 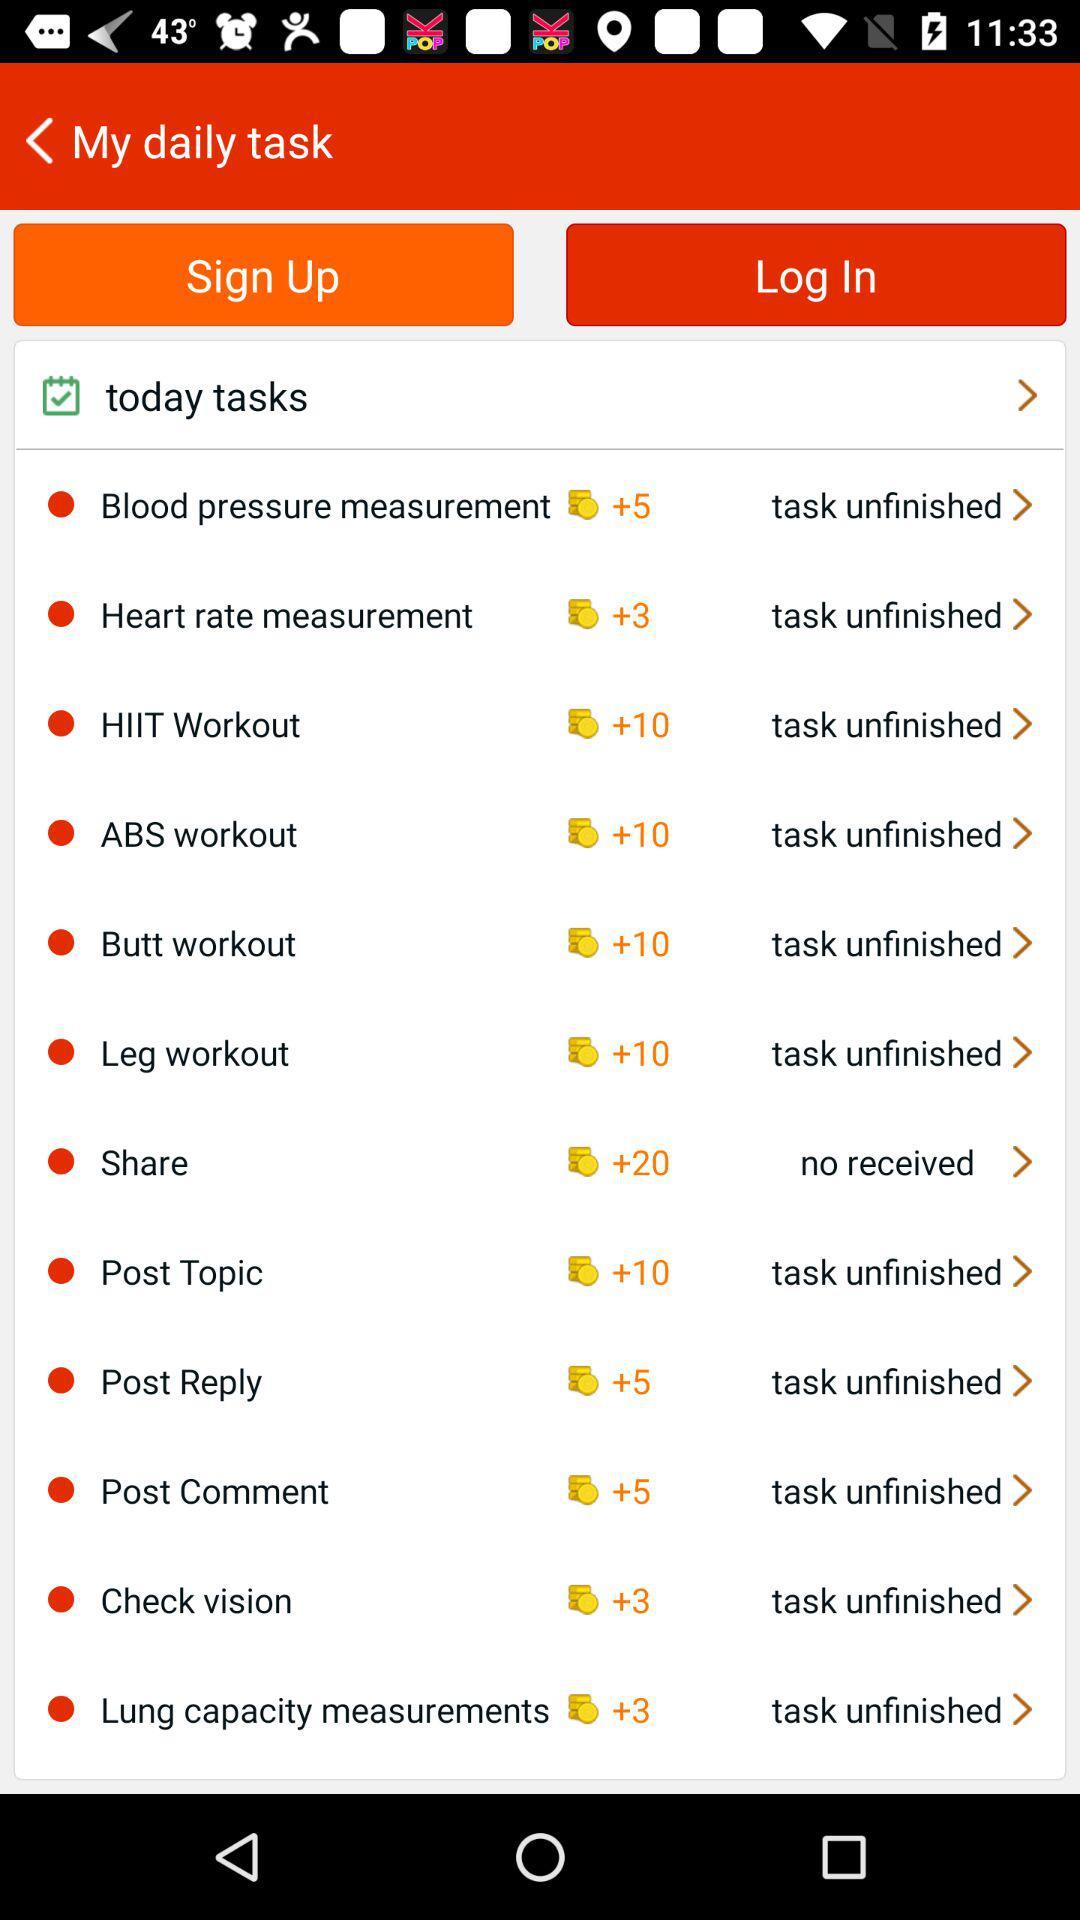 What do you see at coordinates (60, 1707) in the screenshot?
I see `the icon to the left of lung capacity measurements icon` at bounding box center [60, 1707].